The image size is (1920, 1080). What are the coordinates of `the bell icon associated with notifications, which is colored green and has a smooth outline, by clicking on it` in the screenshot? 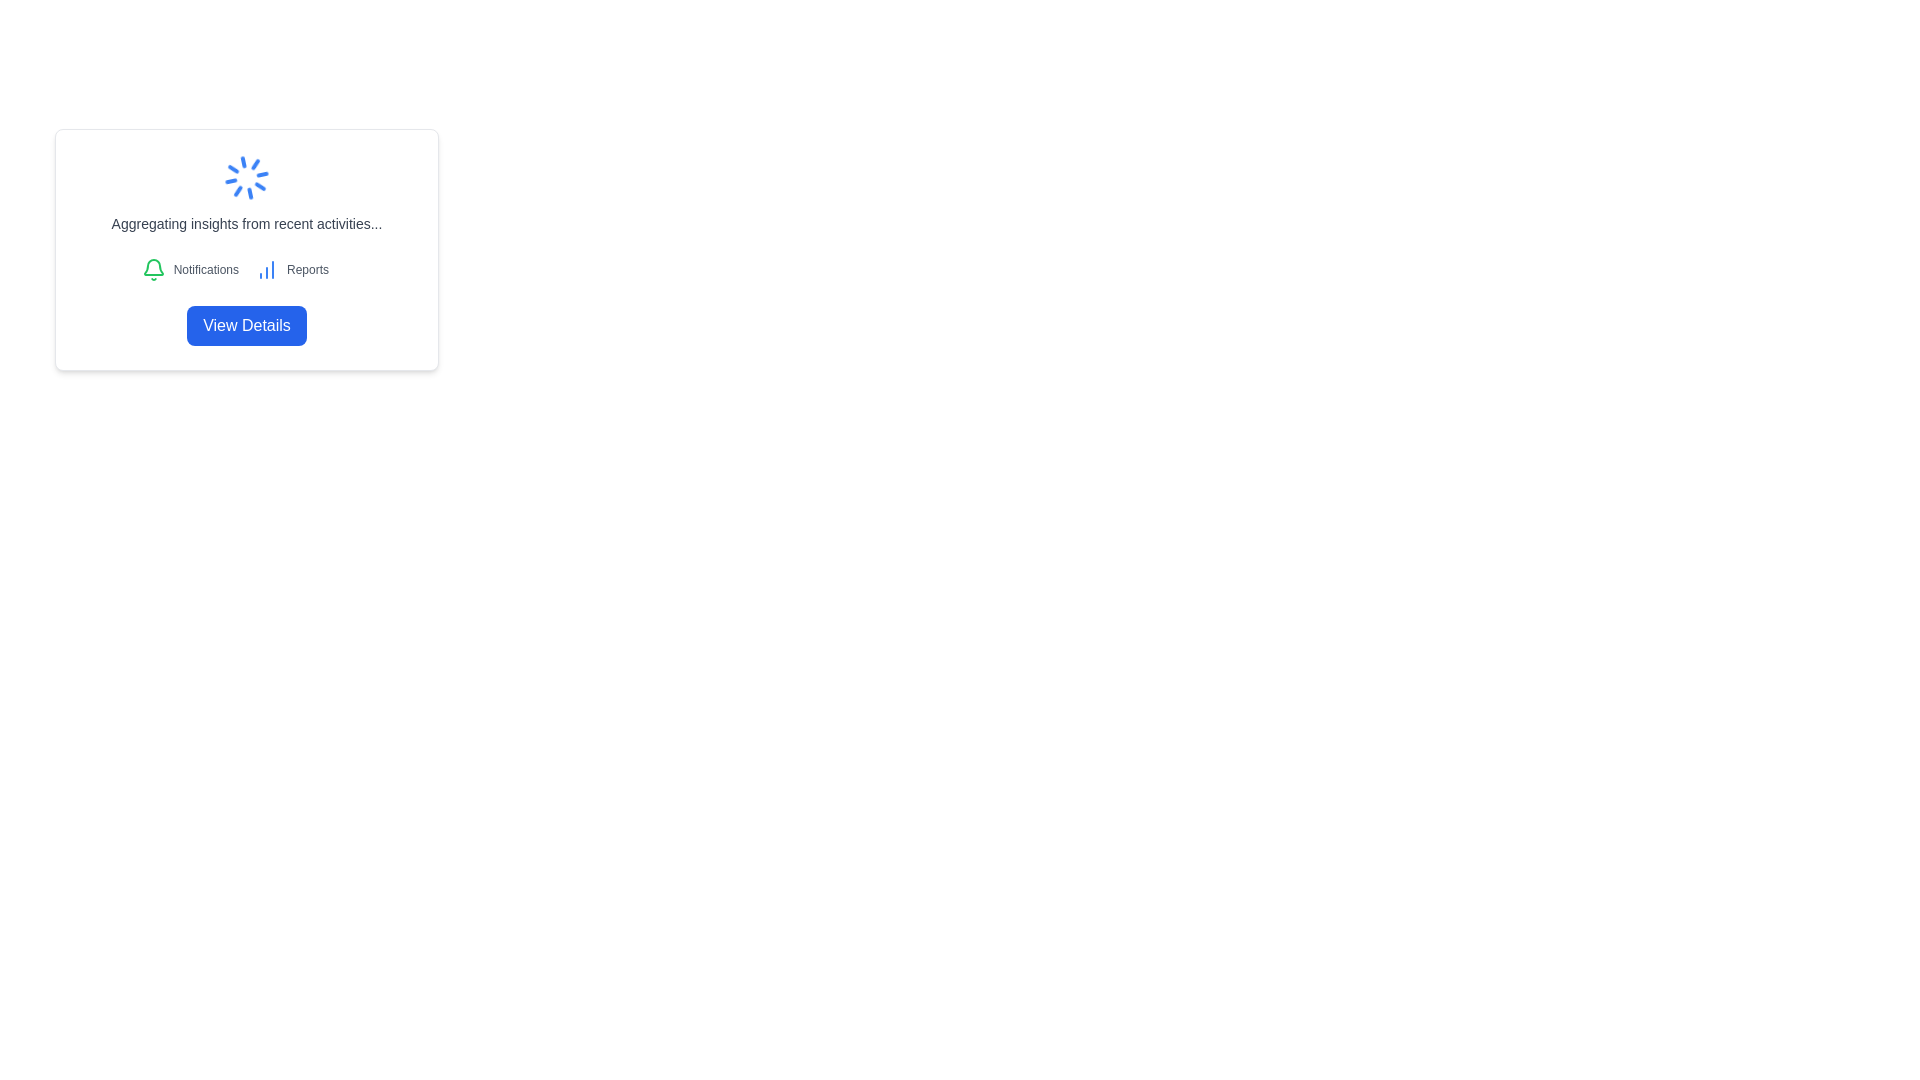 It's located at (152, 266).